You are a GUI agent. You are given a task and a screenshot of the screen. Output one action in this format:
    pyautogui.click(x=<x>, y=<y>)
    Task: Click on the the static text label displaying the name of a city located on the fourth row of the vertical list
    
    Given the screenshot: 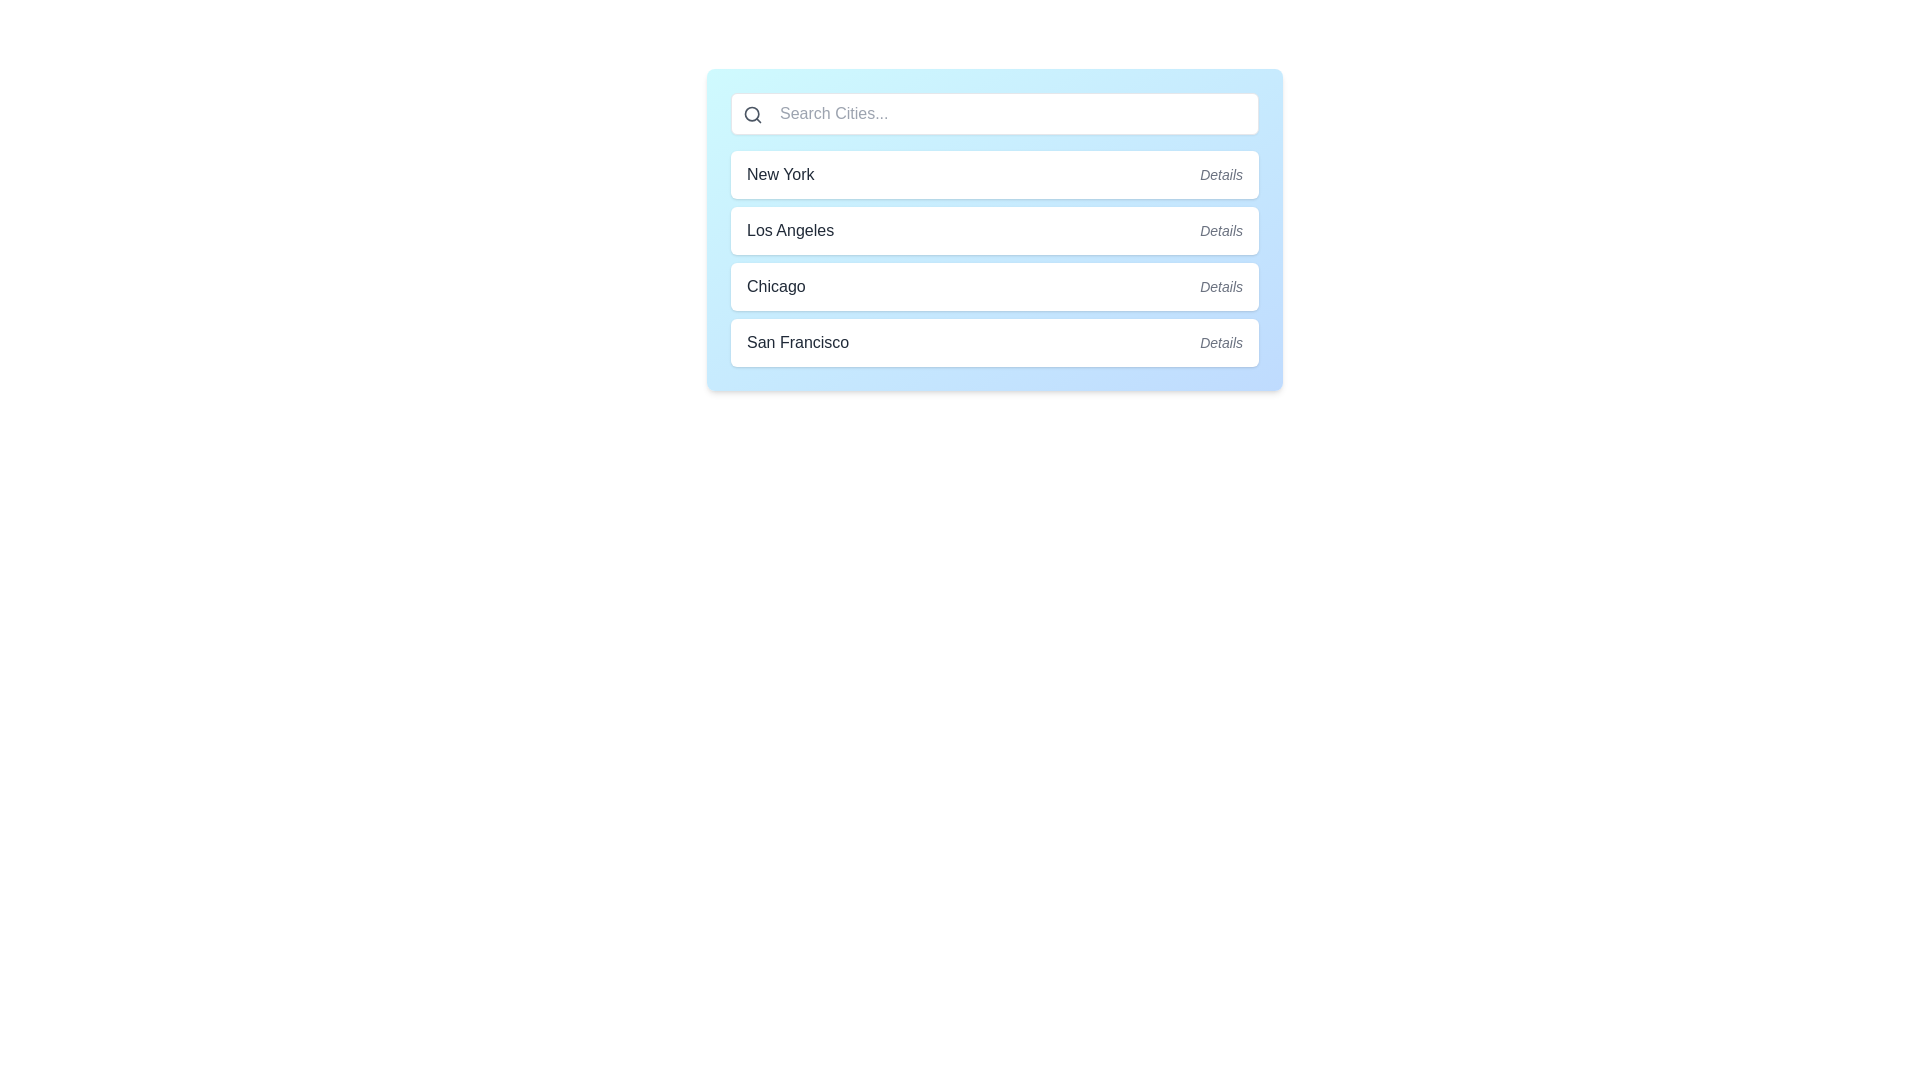 What is the action you would take?
    pyautogui.click(x=797, y=342)
    